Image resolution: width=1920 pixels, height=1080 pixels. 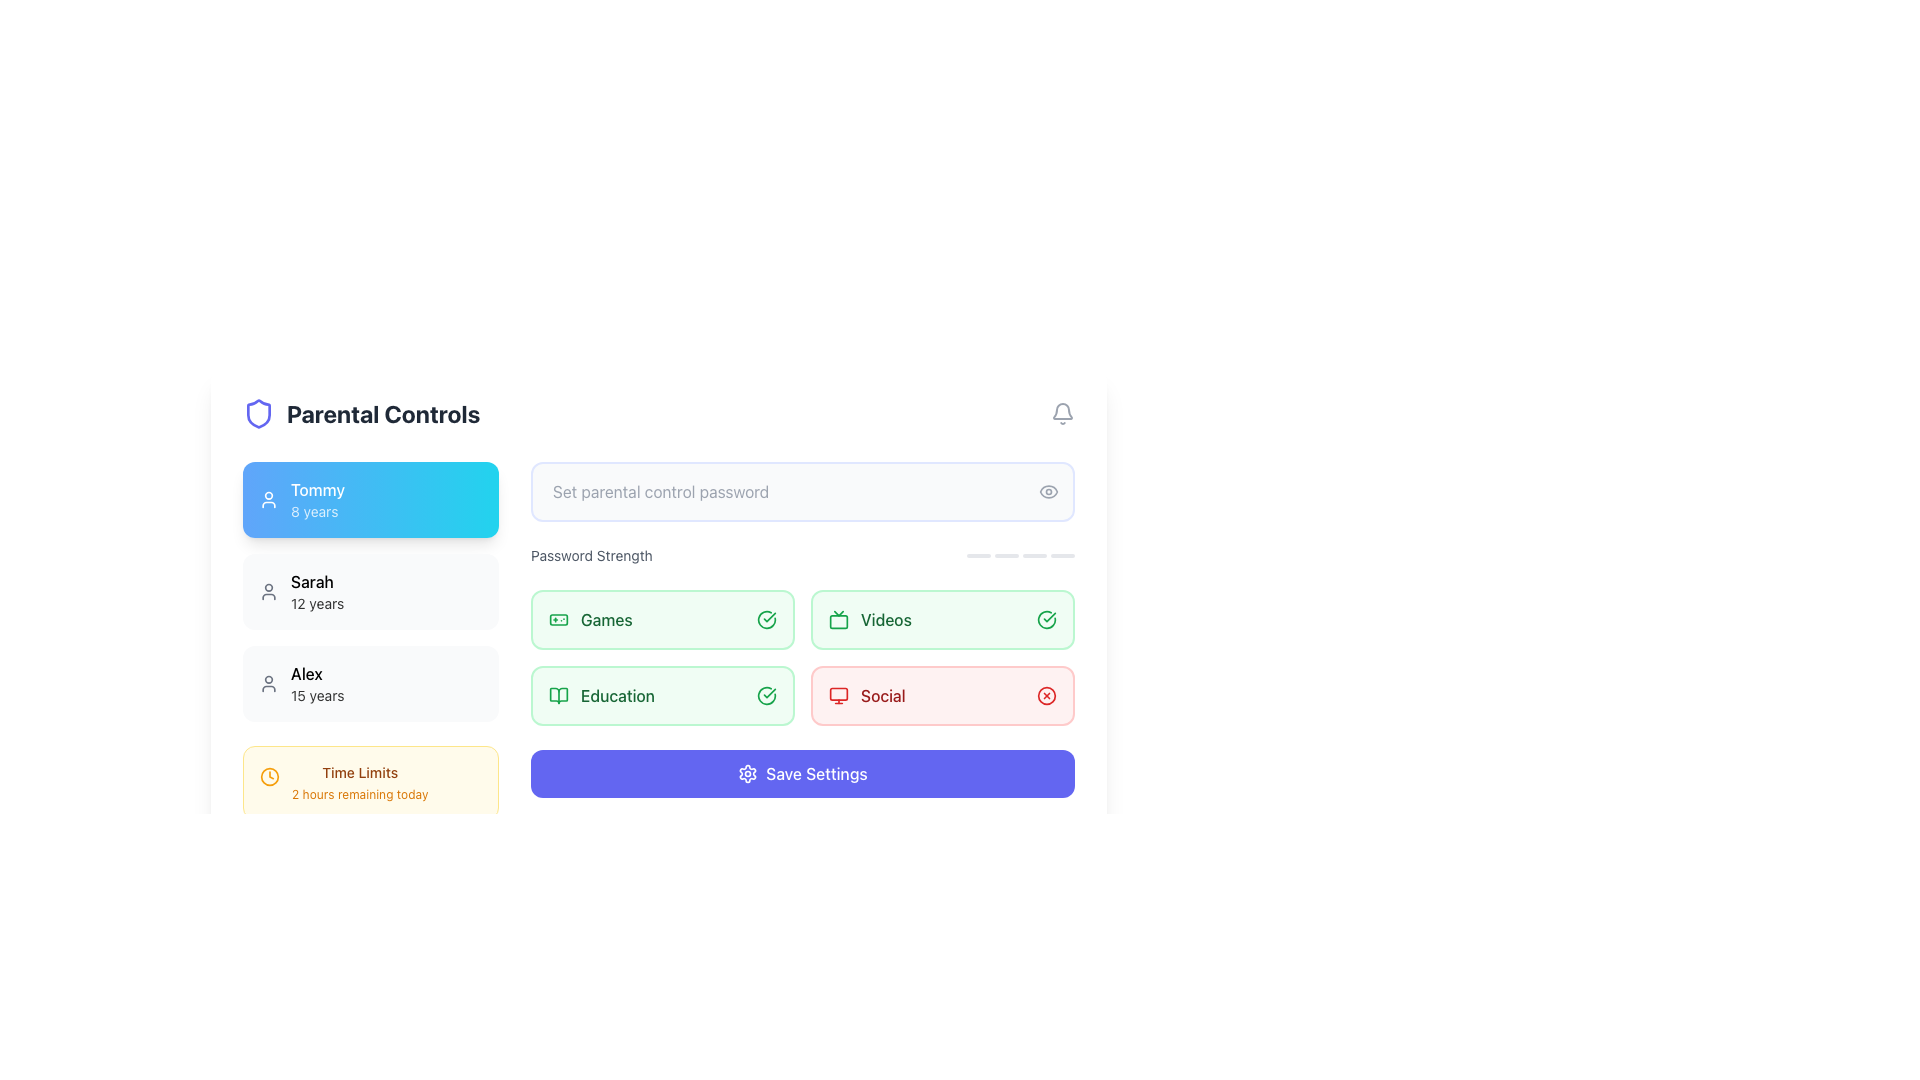 I want to click on the 'Videos' category selector in the upper-right quadrant of the interface, so click(x=941, y=619).